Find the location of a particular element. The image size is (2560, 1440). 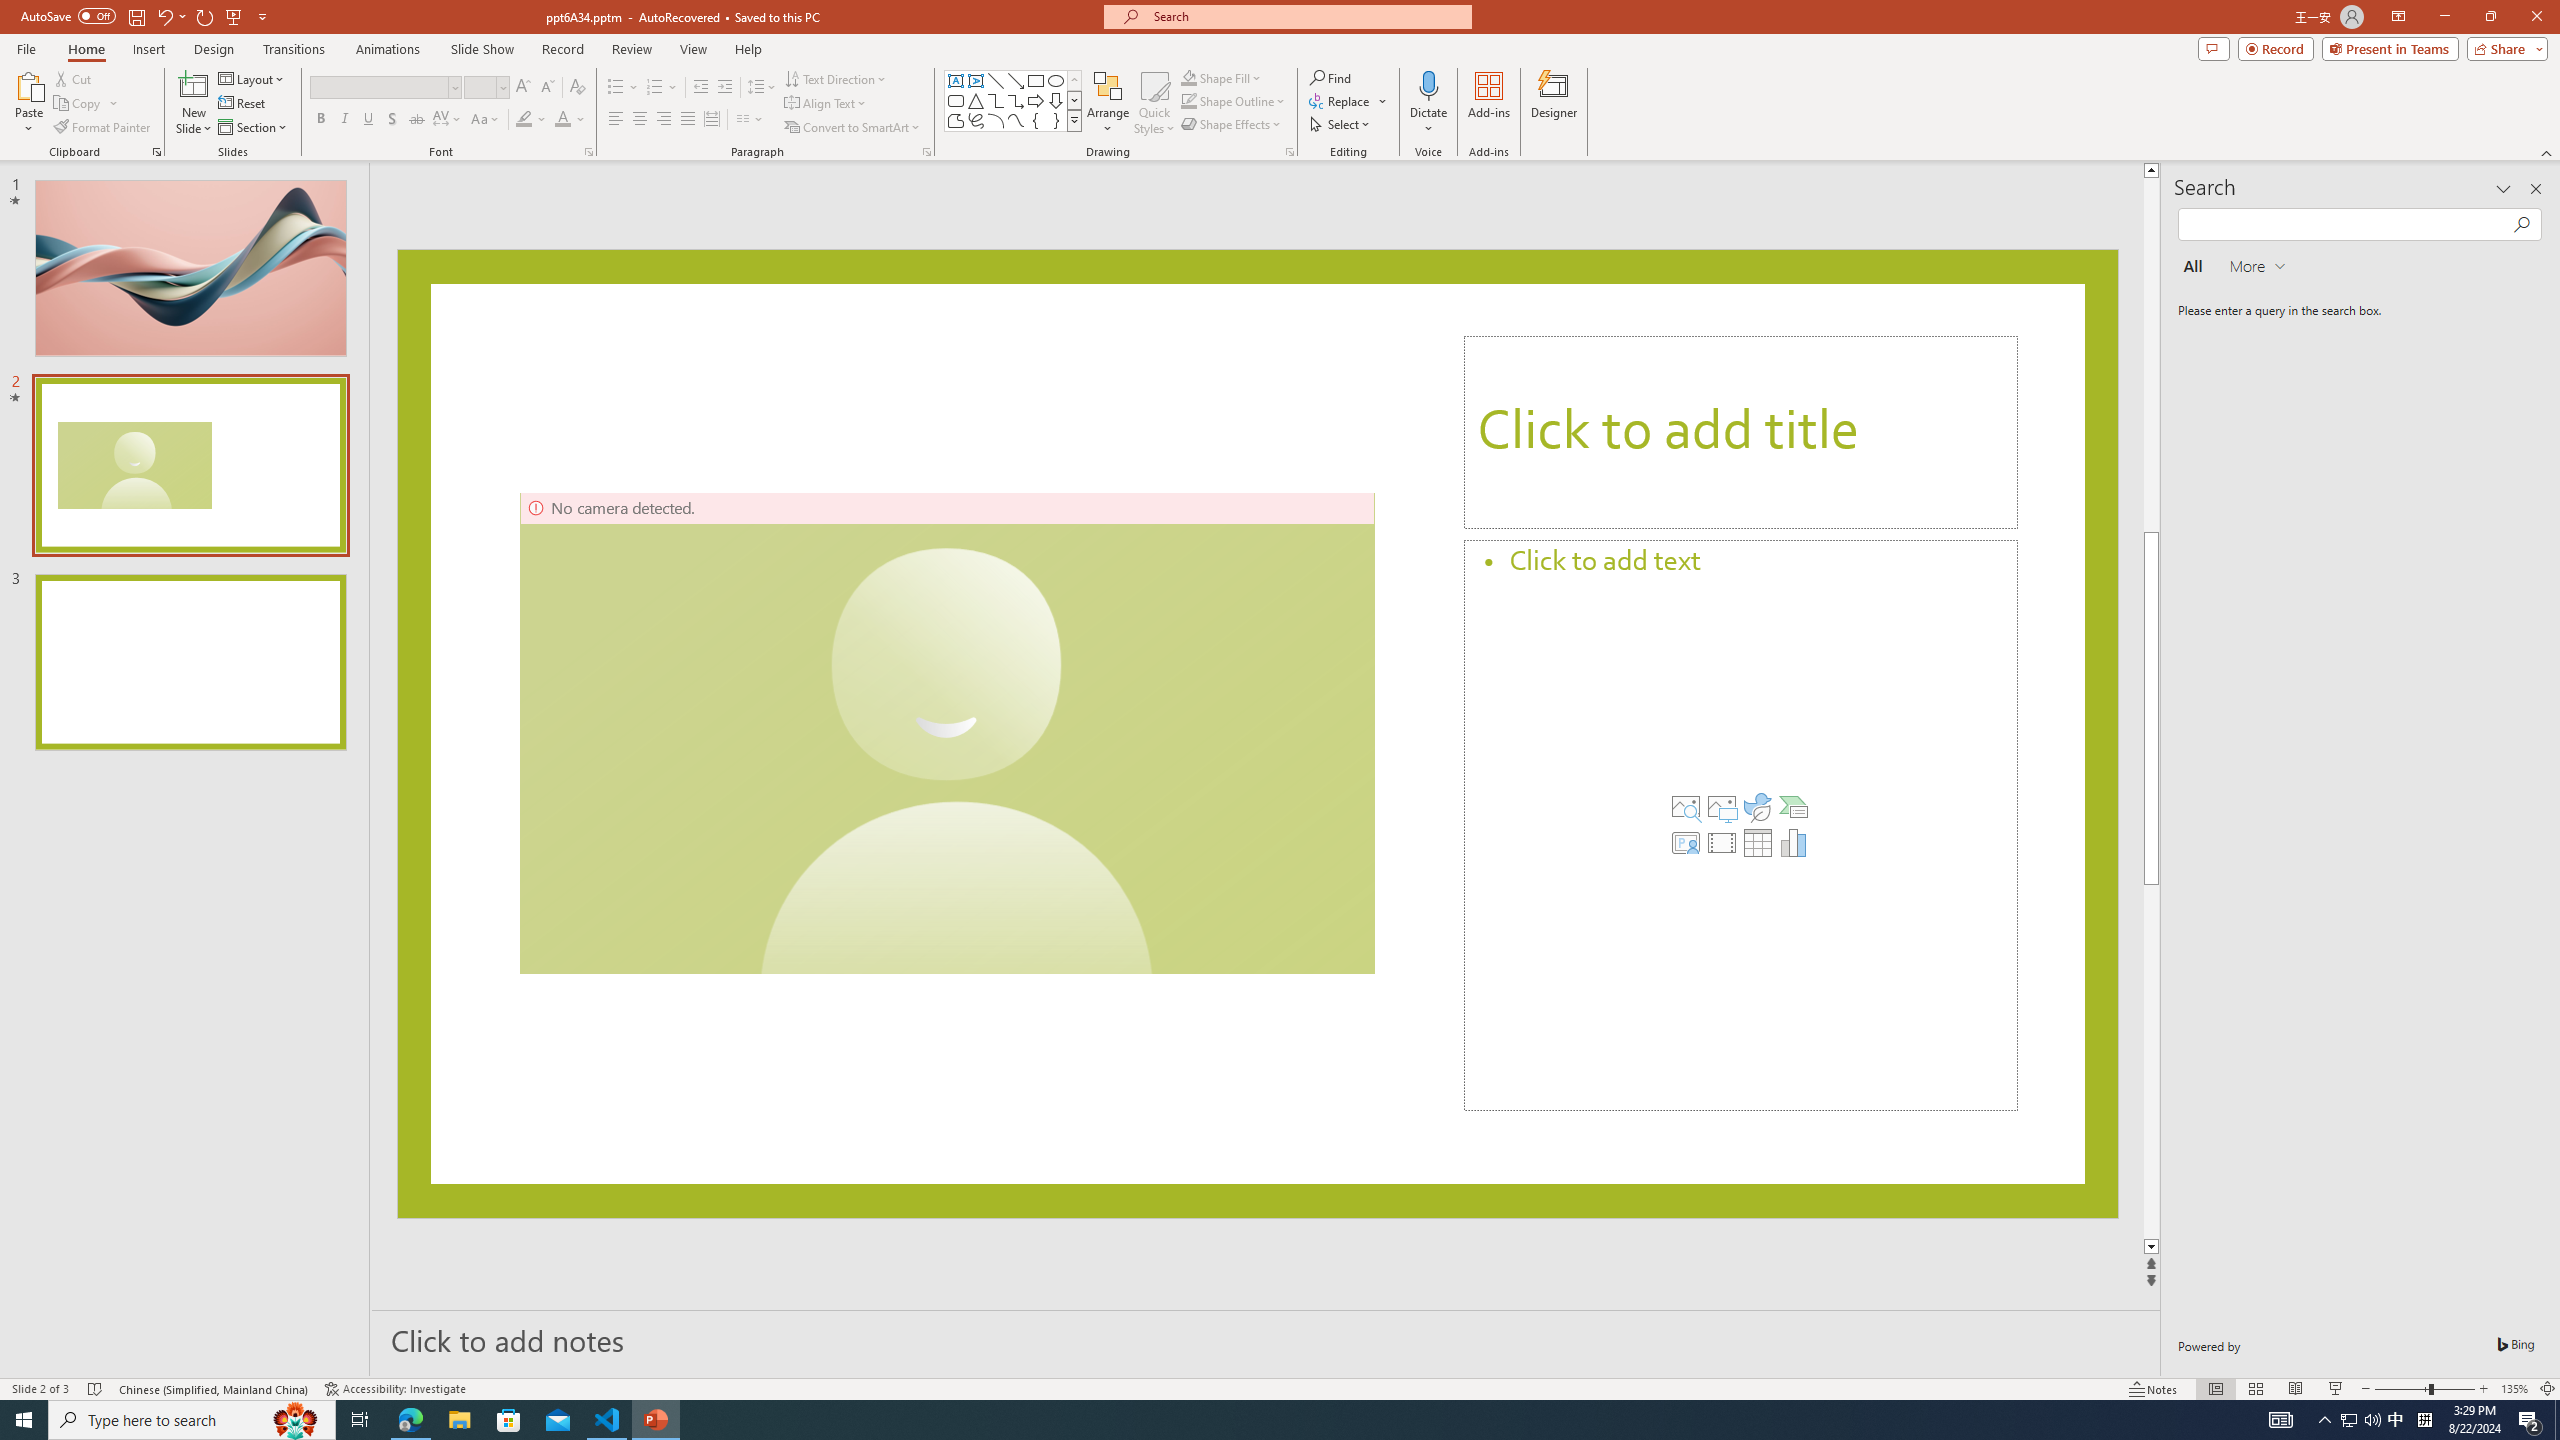

'Connector: Elbow Arrow' is located at coordinates (1015, 99).